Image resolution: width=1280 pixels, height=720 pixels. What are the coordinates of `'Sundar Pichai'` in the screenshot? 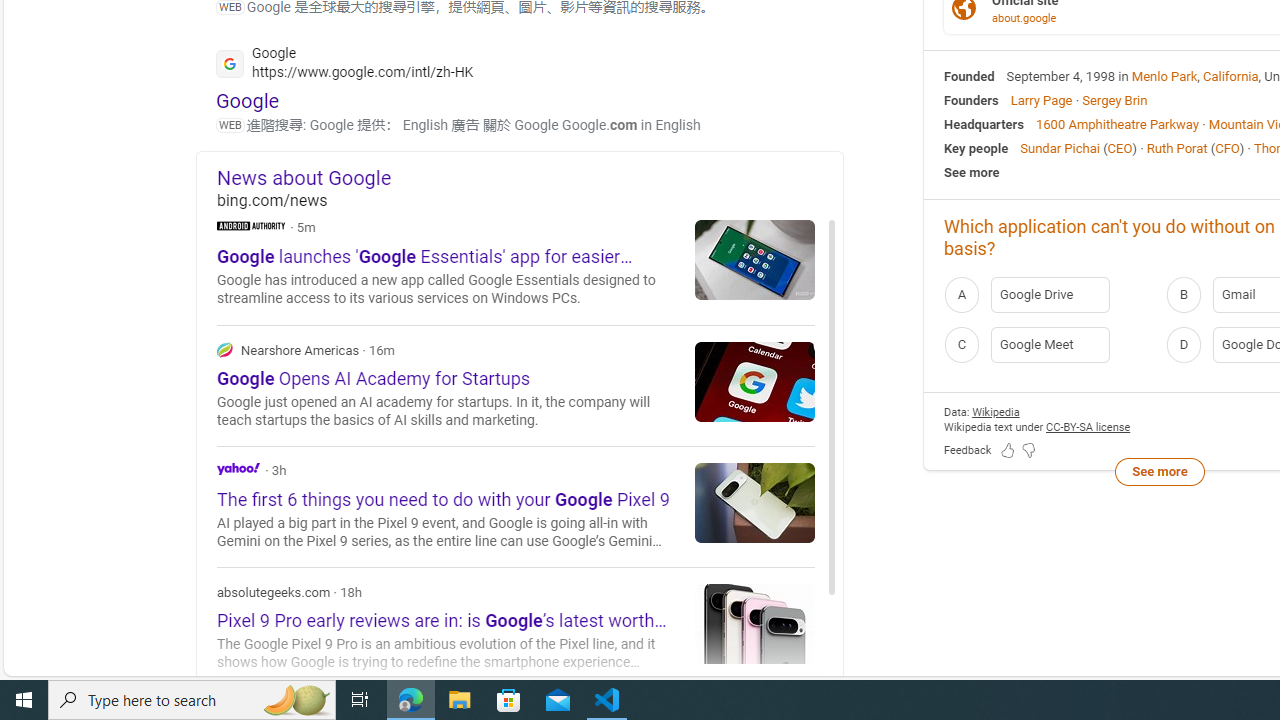 It's located at (1058, 146).